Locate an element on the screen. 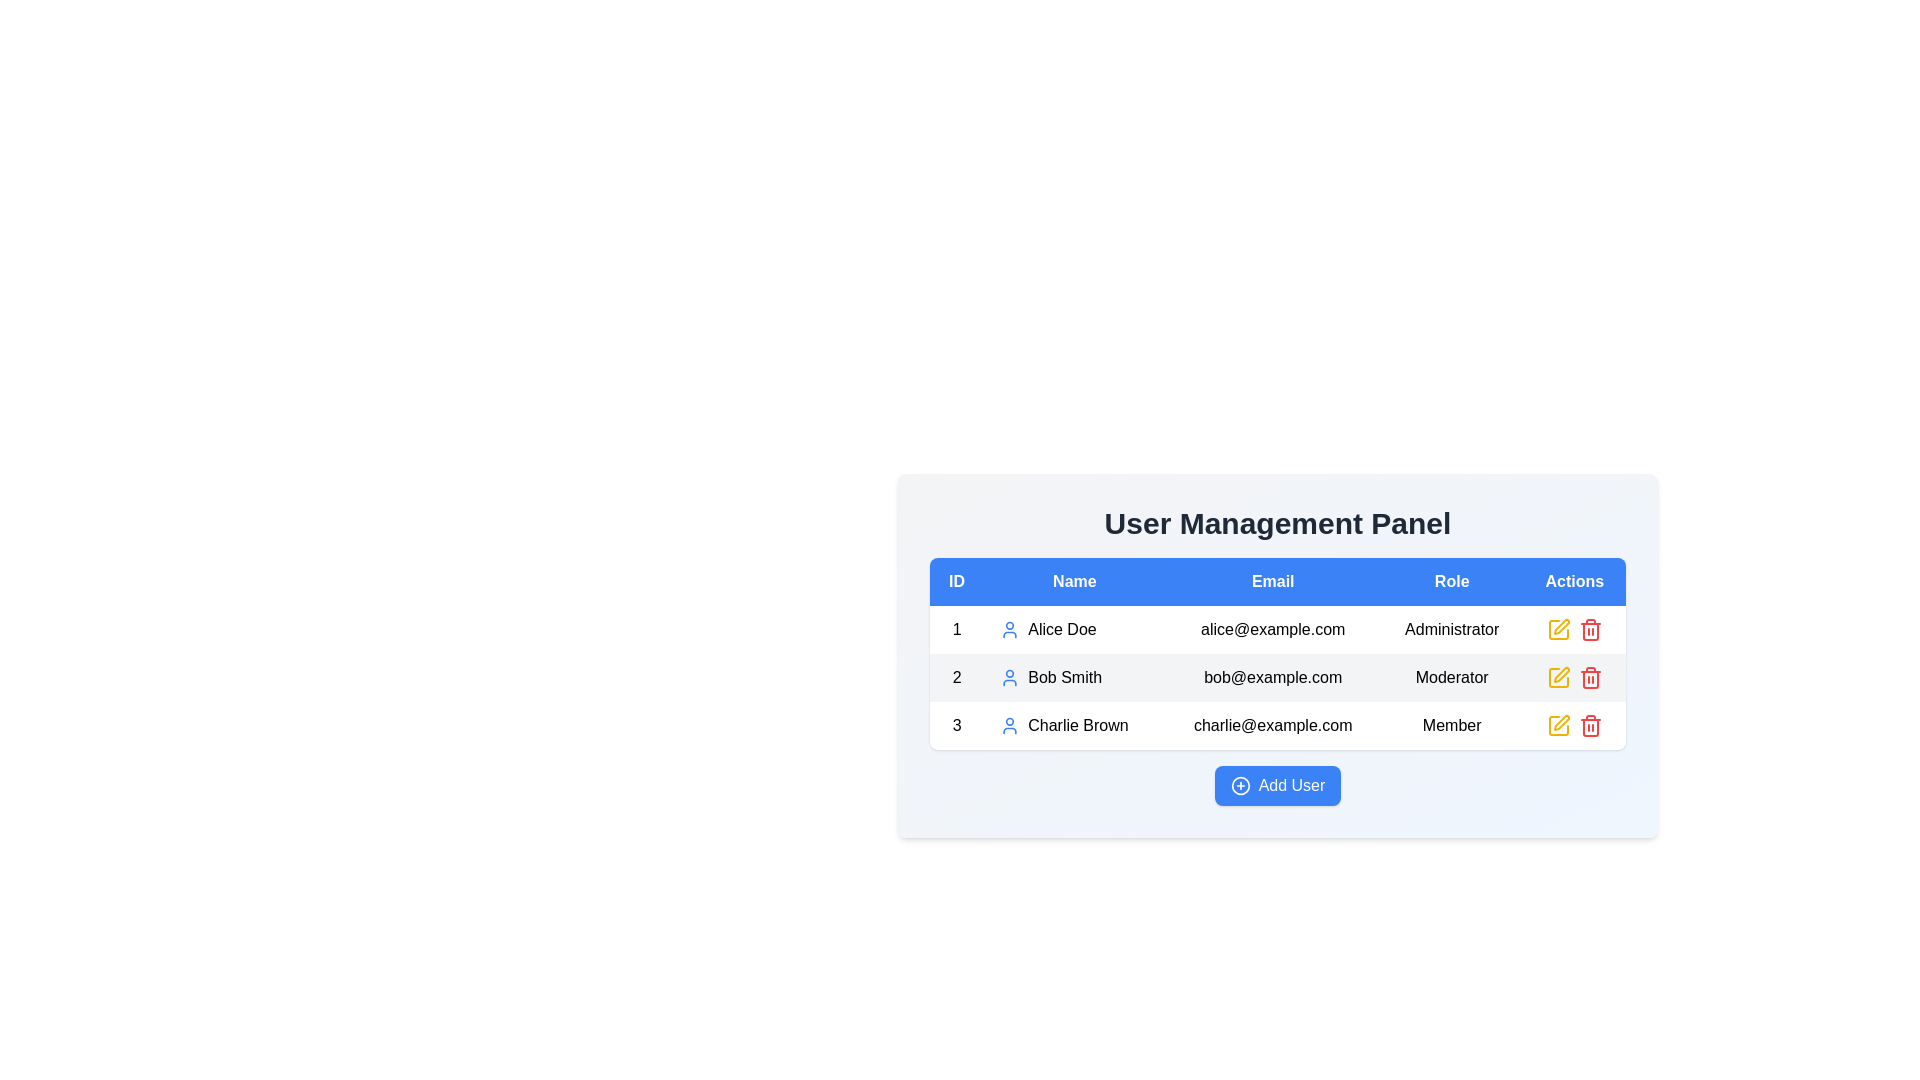 The width and height of the screenshot is (1920, 1080). the unique blue button labeled 'Add User' to observe the hover effect, which changes its background to a darker blue is located at coordinates (1276, 785).